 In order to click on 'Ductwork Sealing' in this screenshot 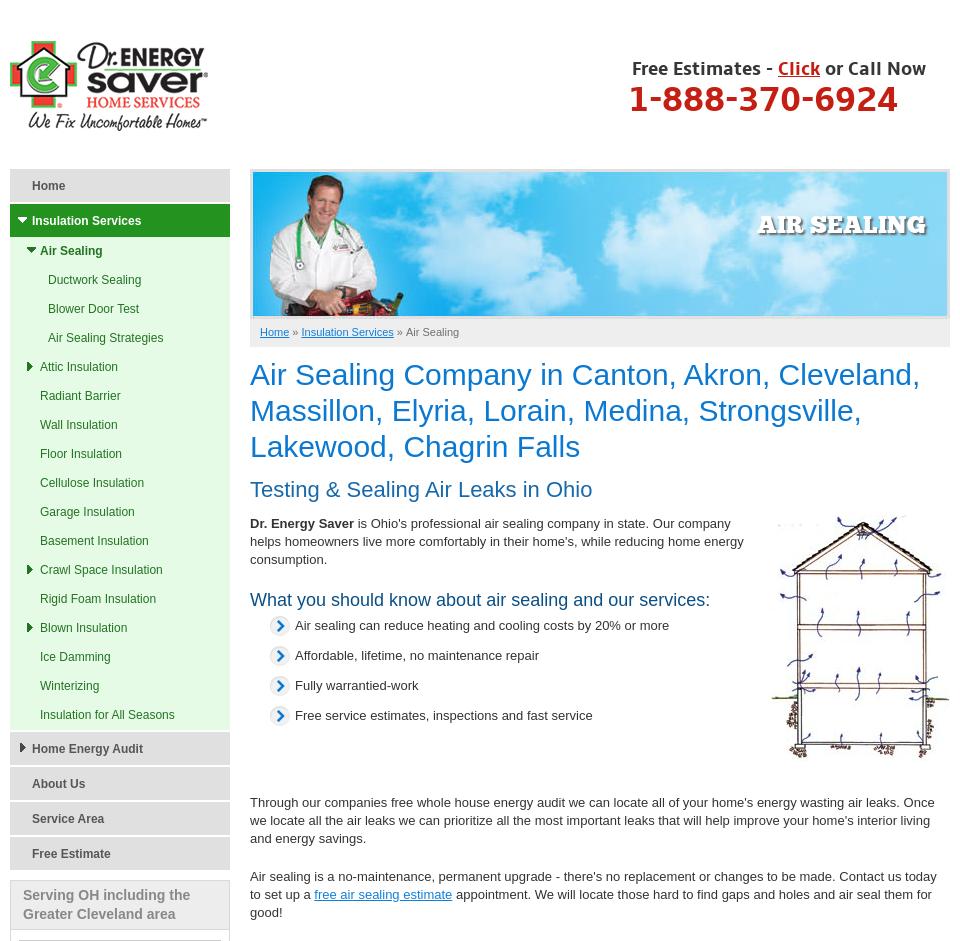, I will do `click(94, 280)`.